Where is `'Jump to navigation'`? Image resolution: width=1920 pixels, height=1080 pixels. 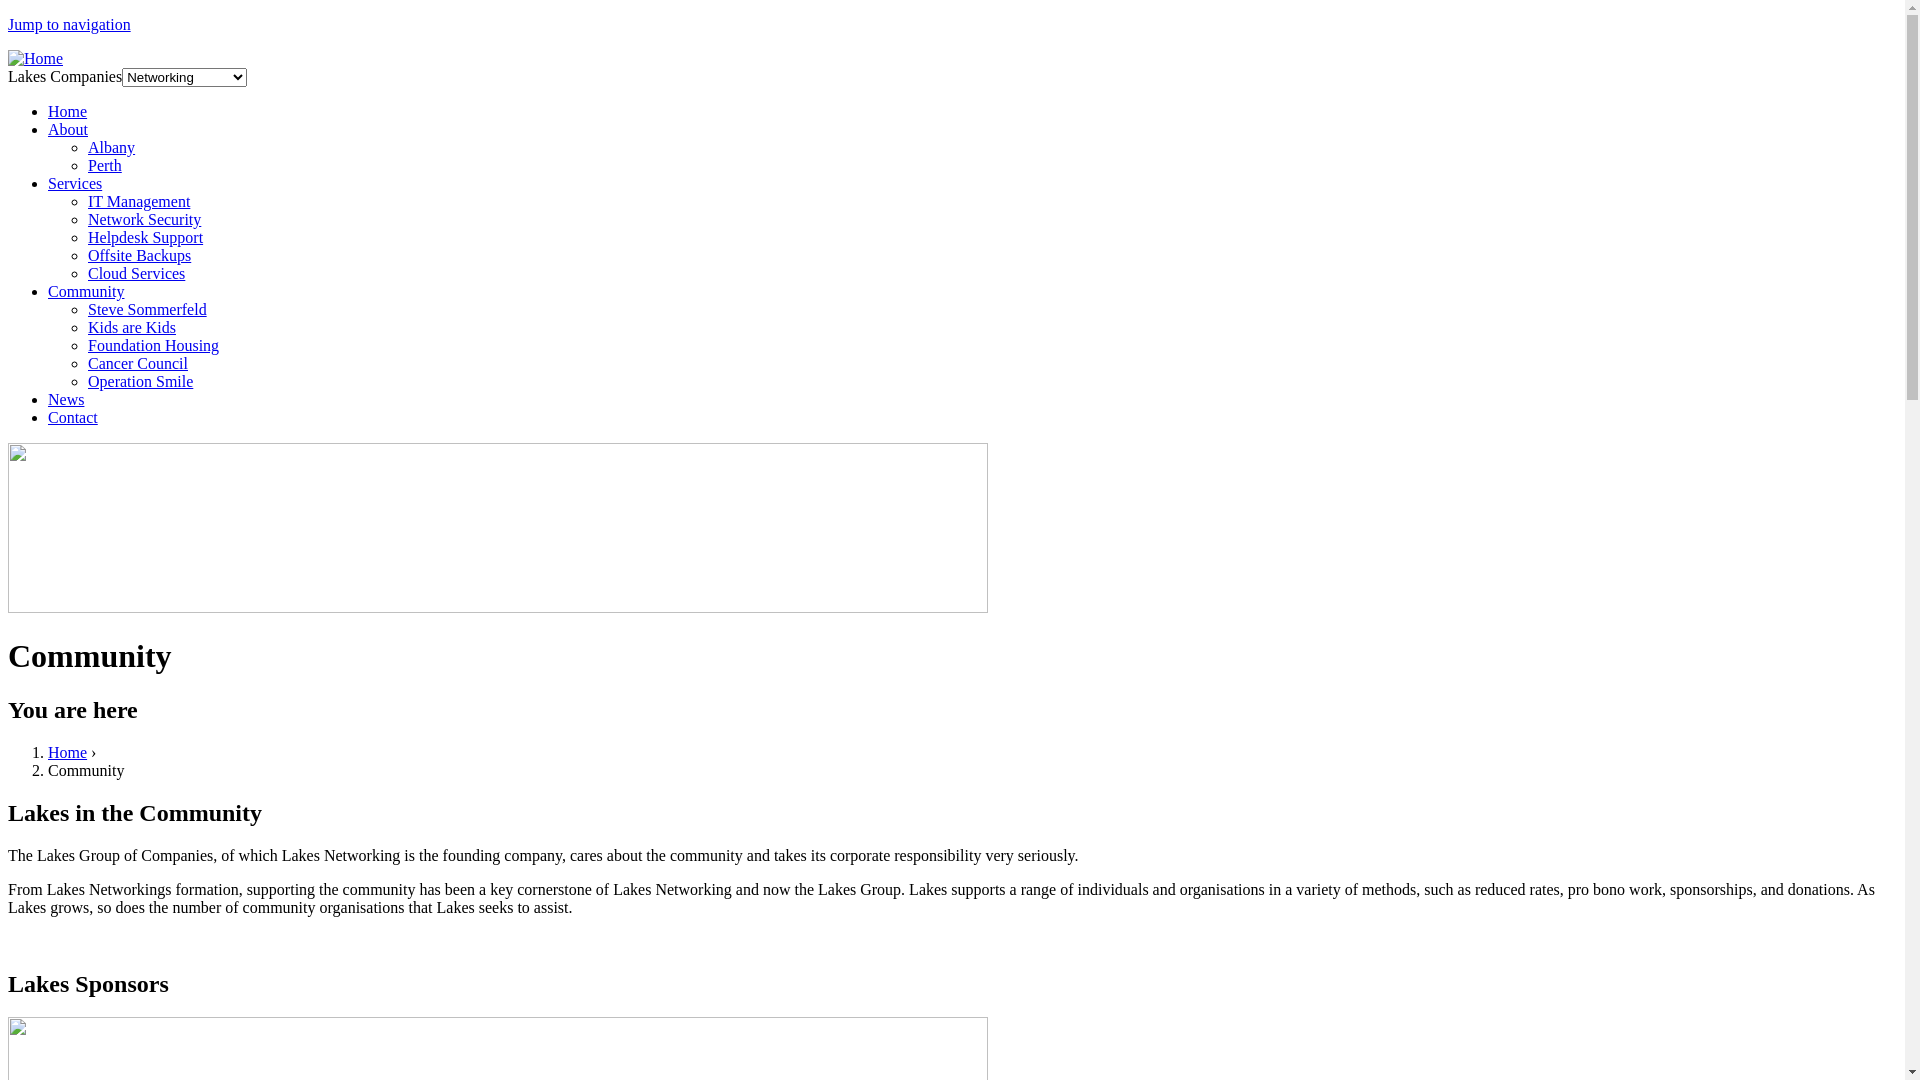 'Jump to navigation' is located at coordinates (69, 24).